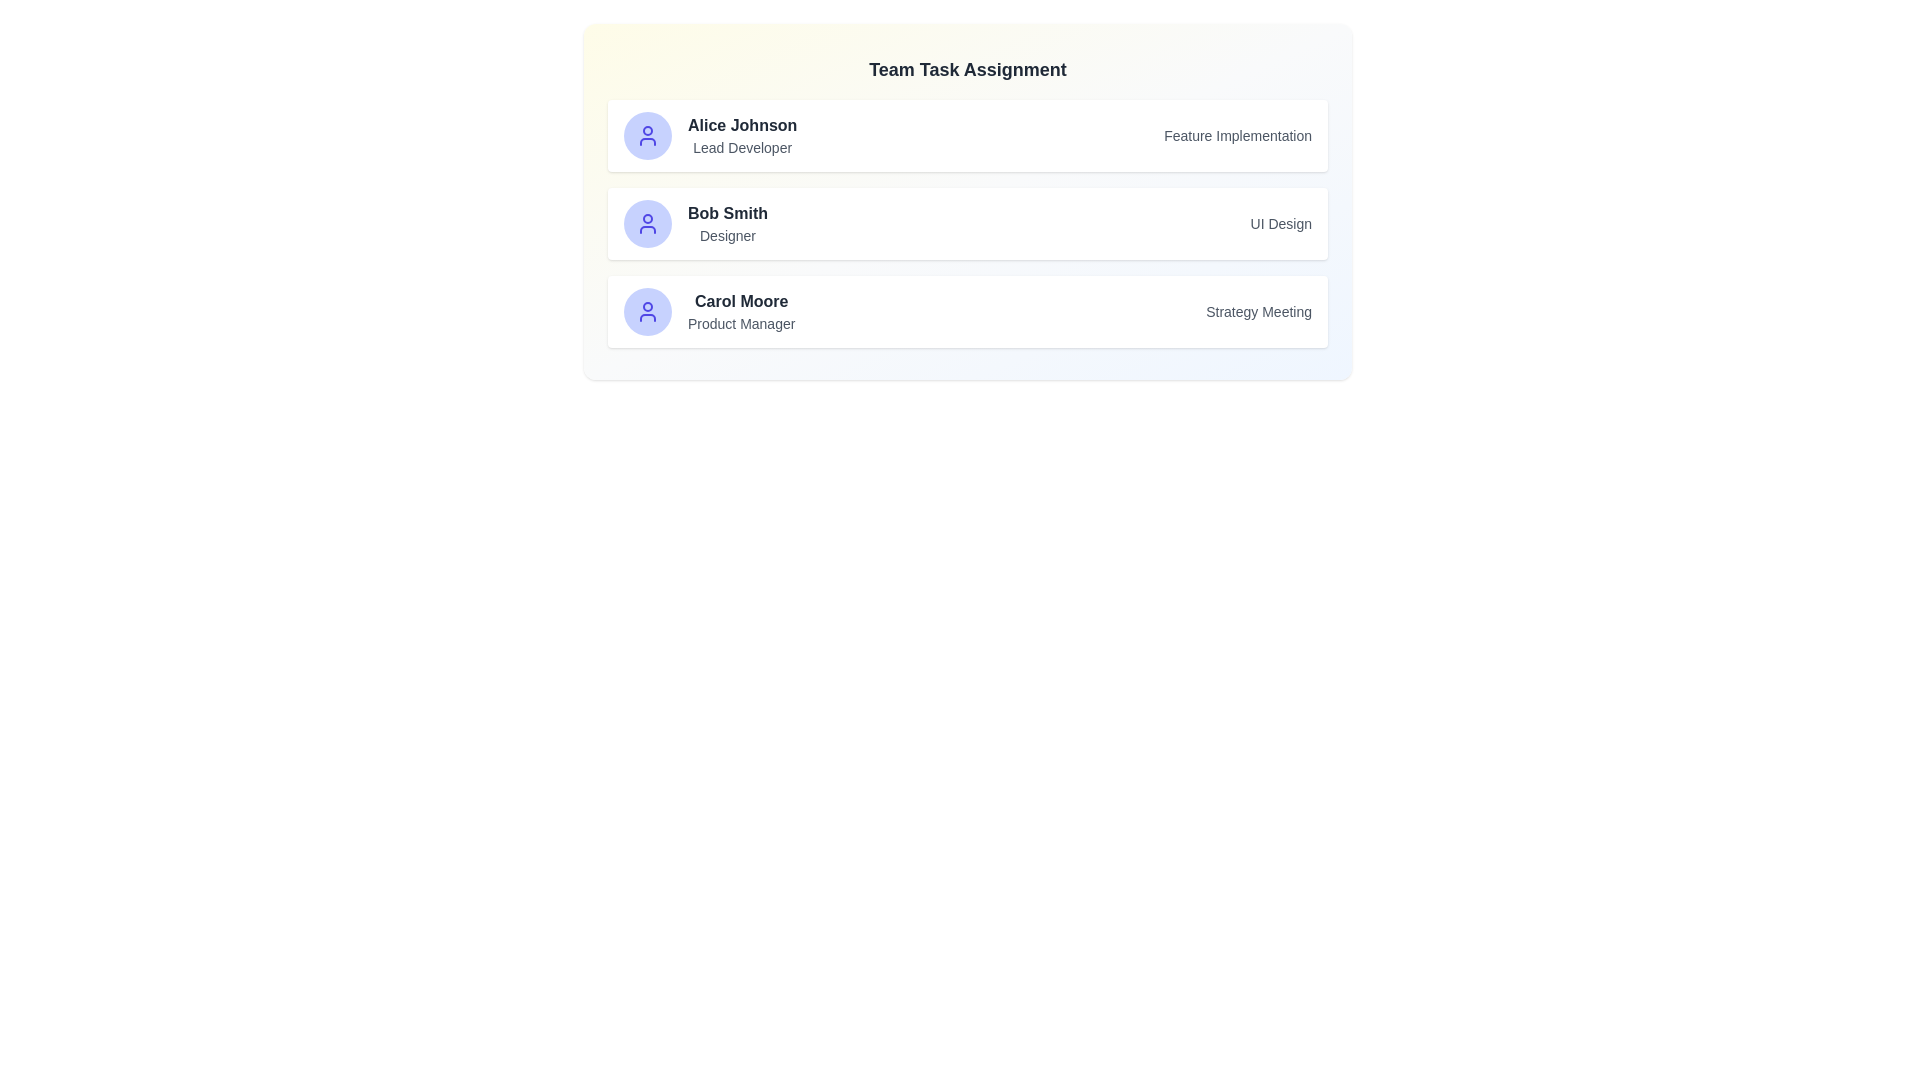 The width and height of the screenshot is (1920, 1080). What do you see at coordinates (1258, 312) in the screenshot?
I see `the text label displaying information about the meeting type or topic related to Carol Moore, the Product Manager, in the third row of the list` at bounding box center [1258, 312].